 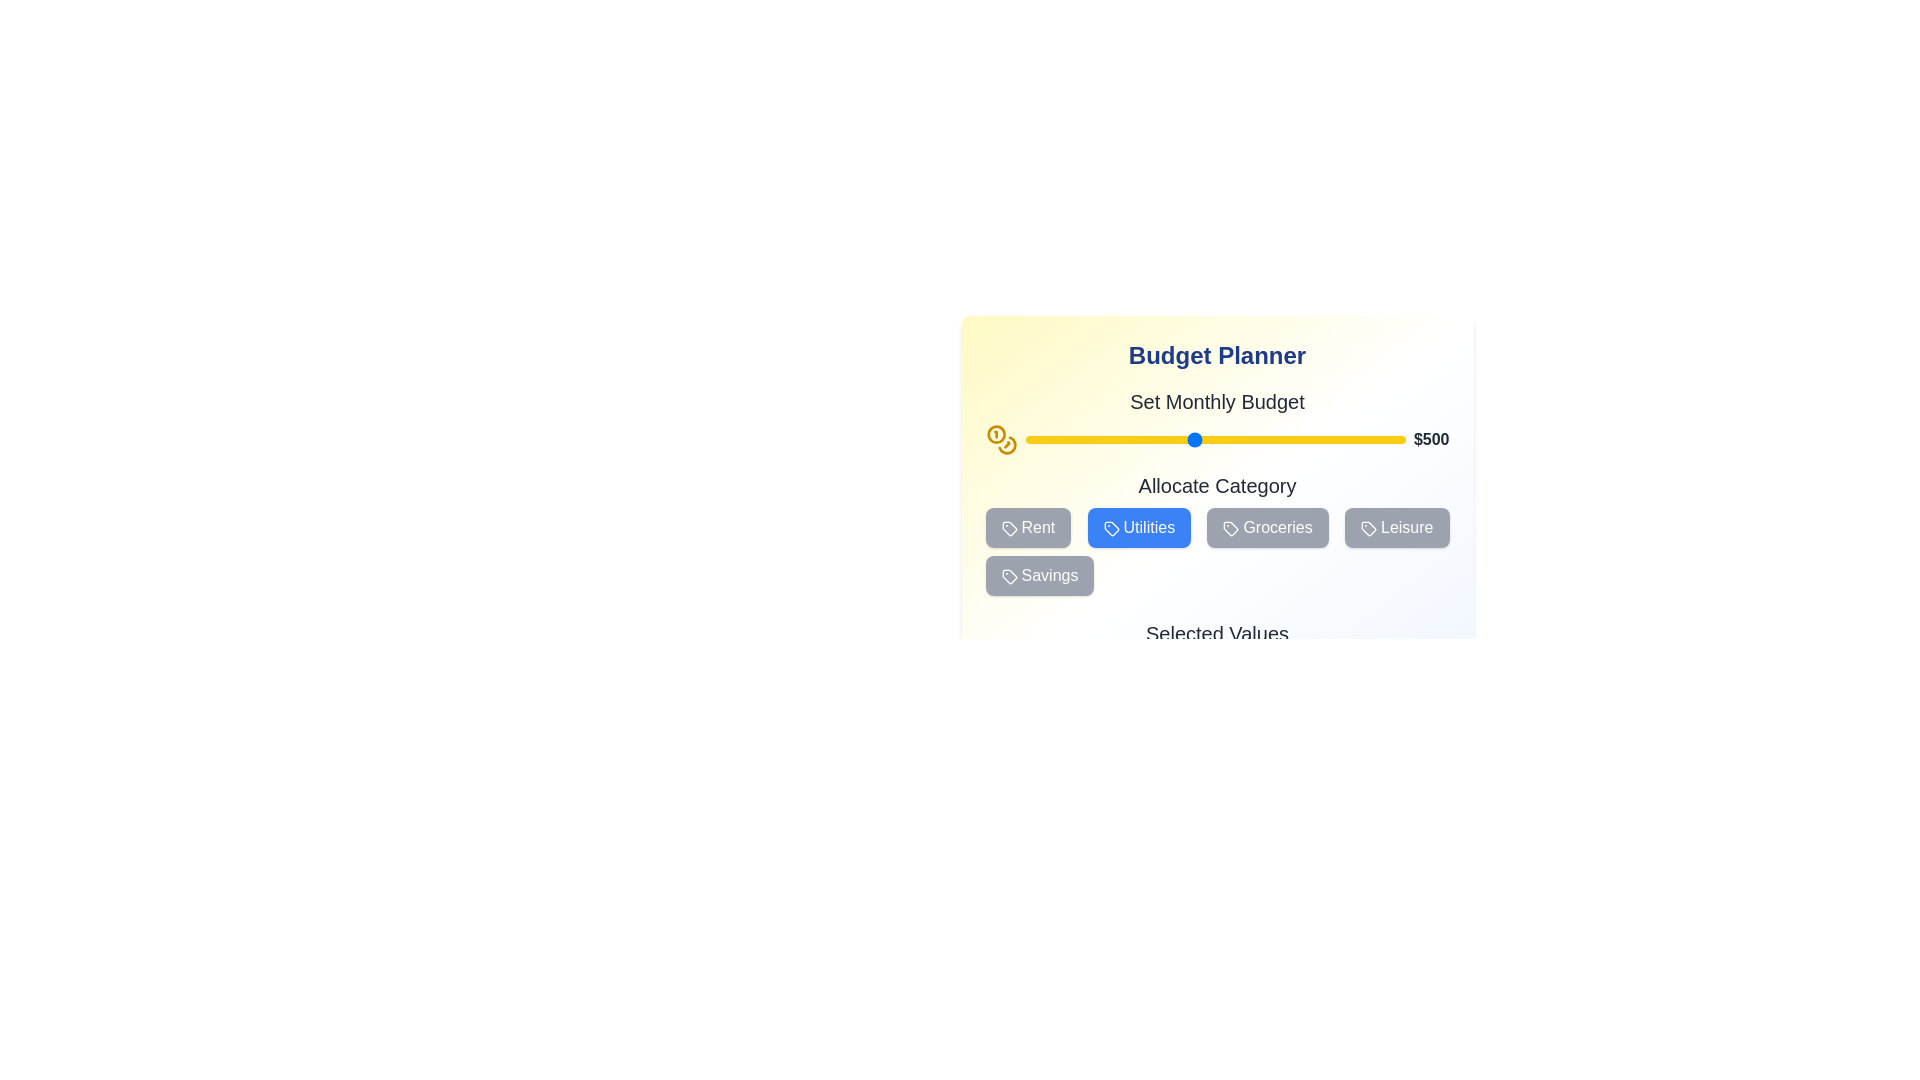 I want to click on the 'Rent' button with a grey background, which is the first button in the budget categories row, so click(x=1028, y=527).